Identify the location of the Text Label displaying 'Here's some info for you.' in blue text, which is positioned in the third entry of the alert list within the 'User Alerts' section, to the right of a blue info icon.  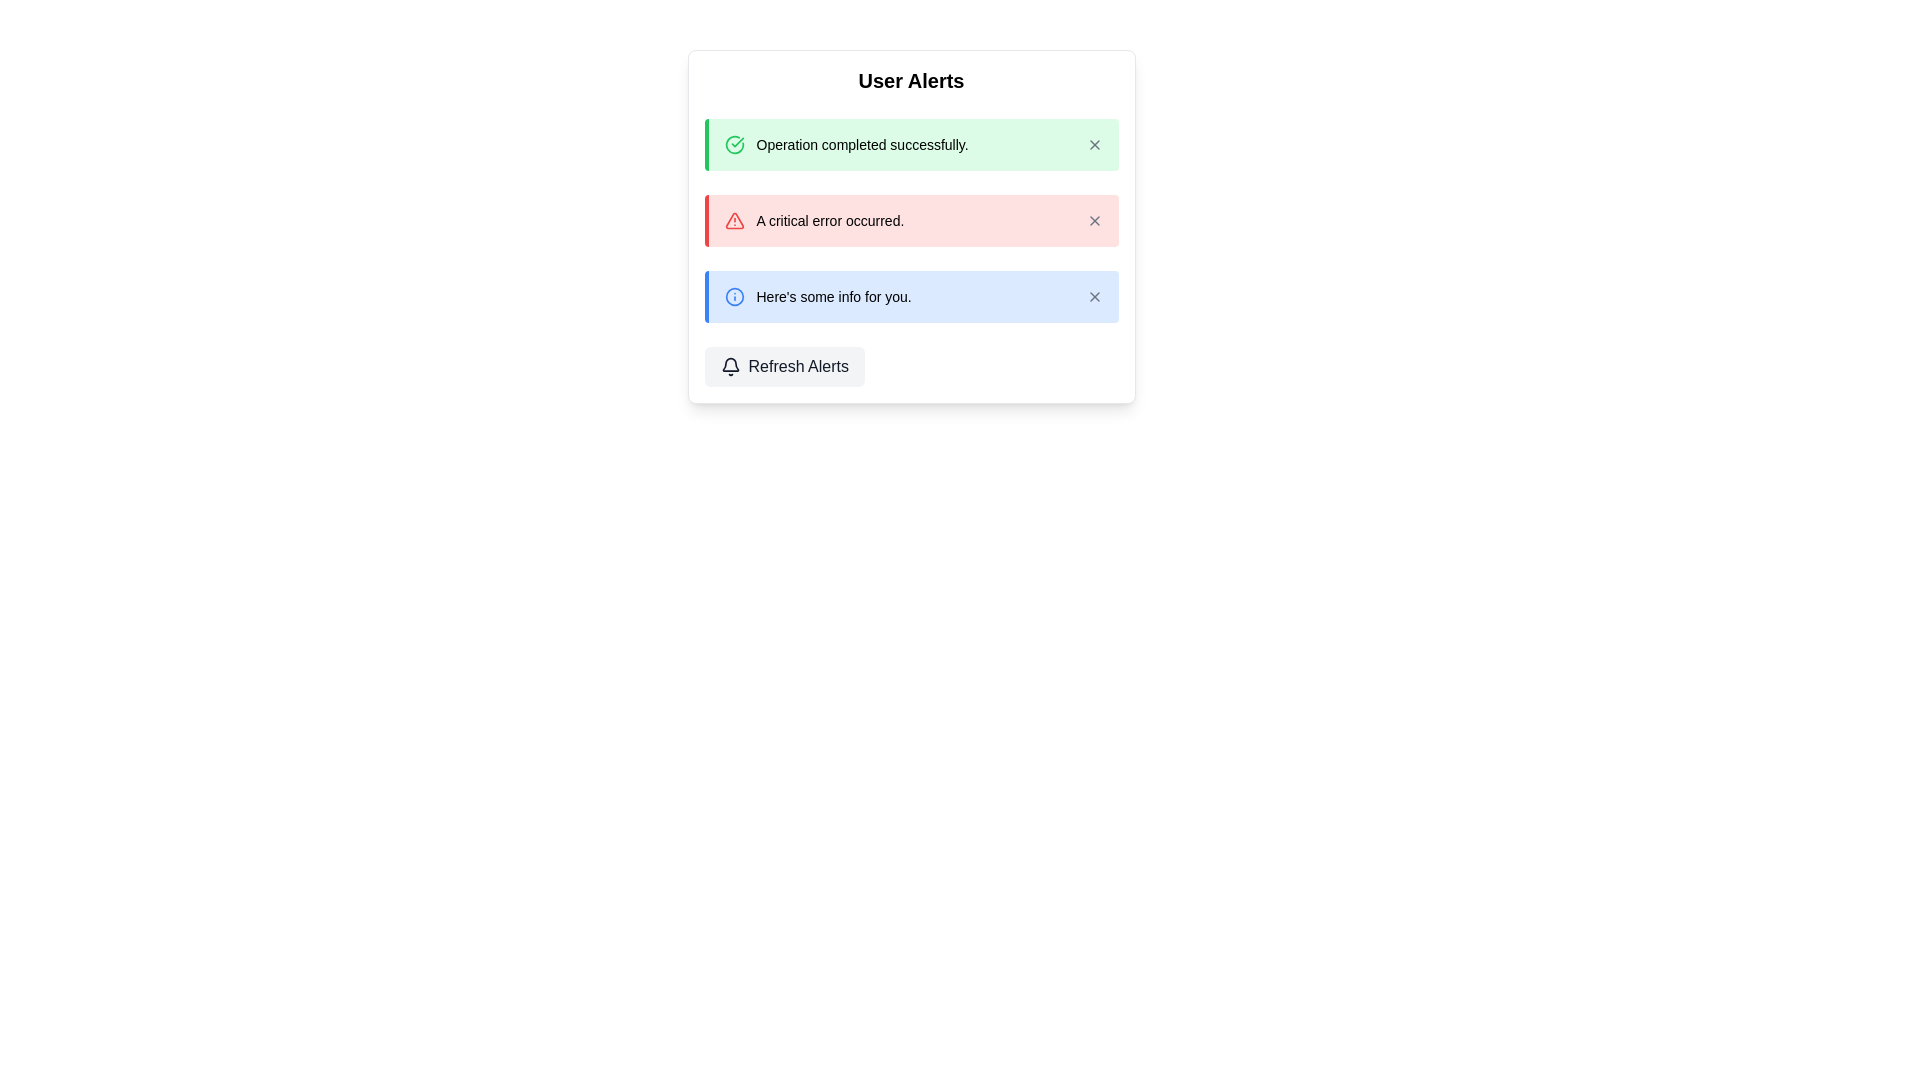
(834, 297).